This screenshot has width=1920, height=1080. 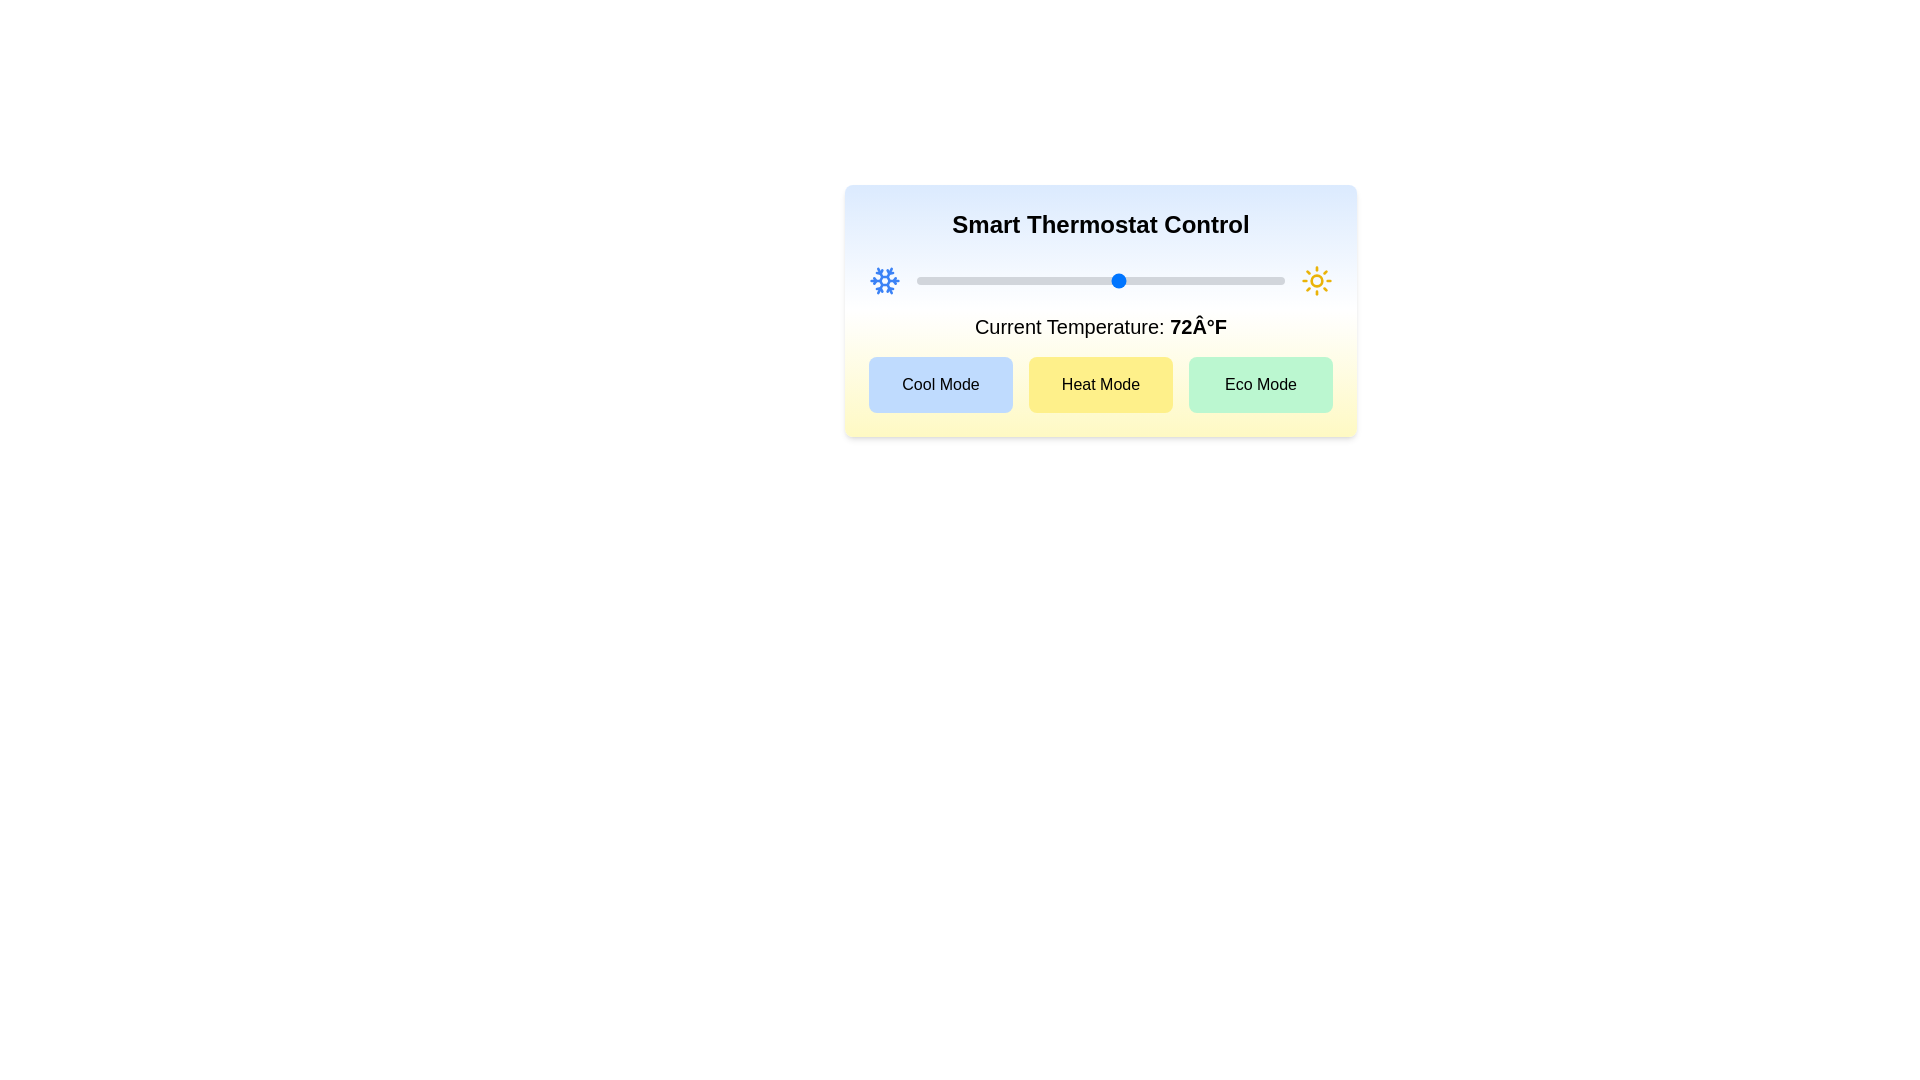 What do you see at coordinates (1128, 281) in the screenshot?
I see `the temperature slider to set the temperature to 73°F` at bounding box center [1128, 281].